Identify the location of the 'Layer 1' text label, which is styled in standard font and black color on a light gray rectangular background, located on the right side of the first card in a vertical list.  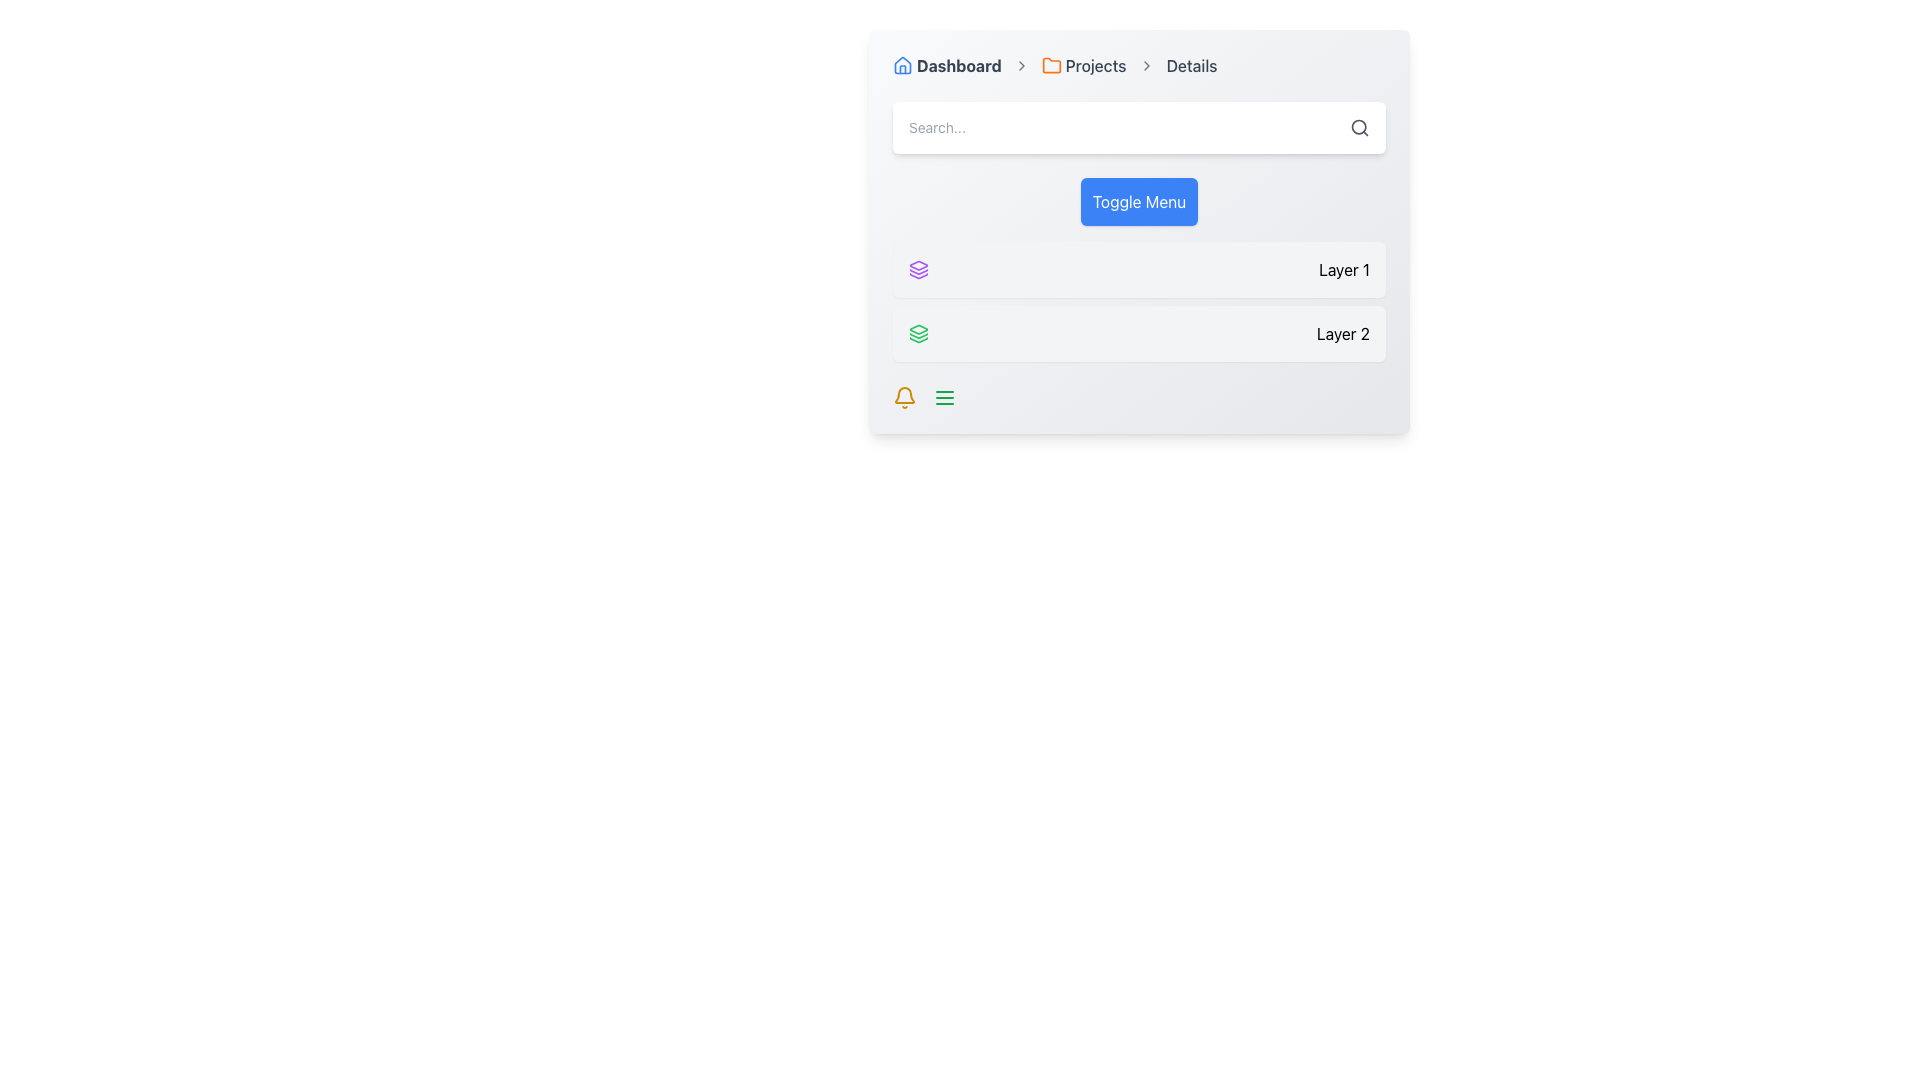
(1344, 270).